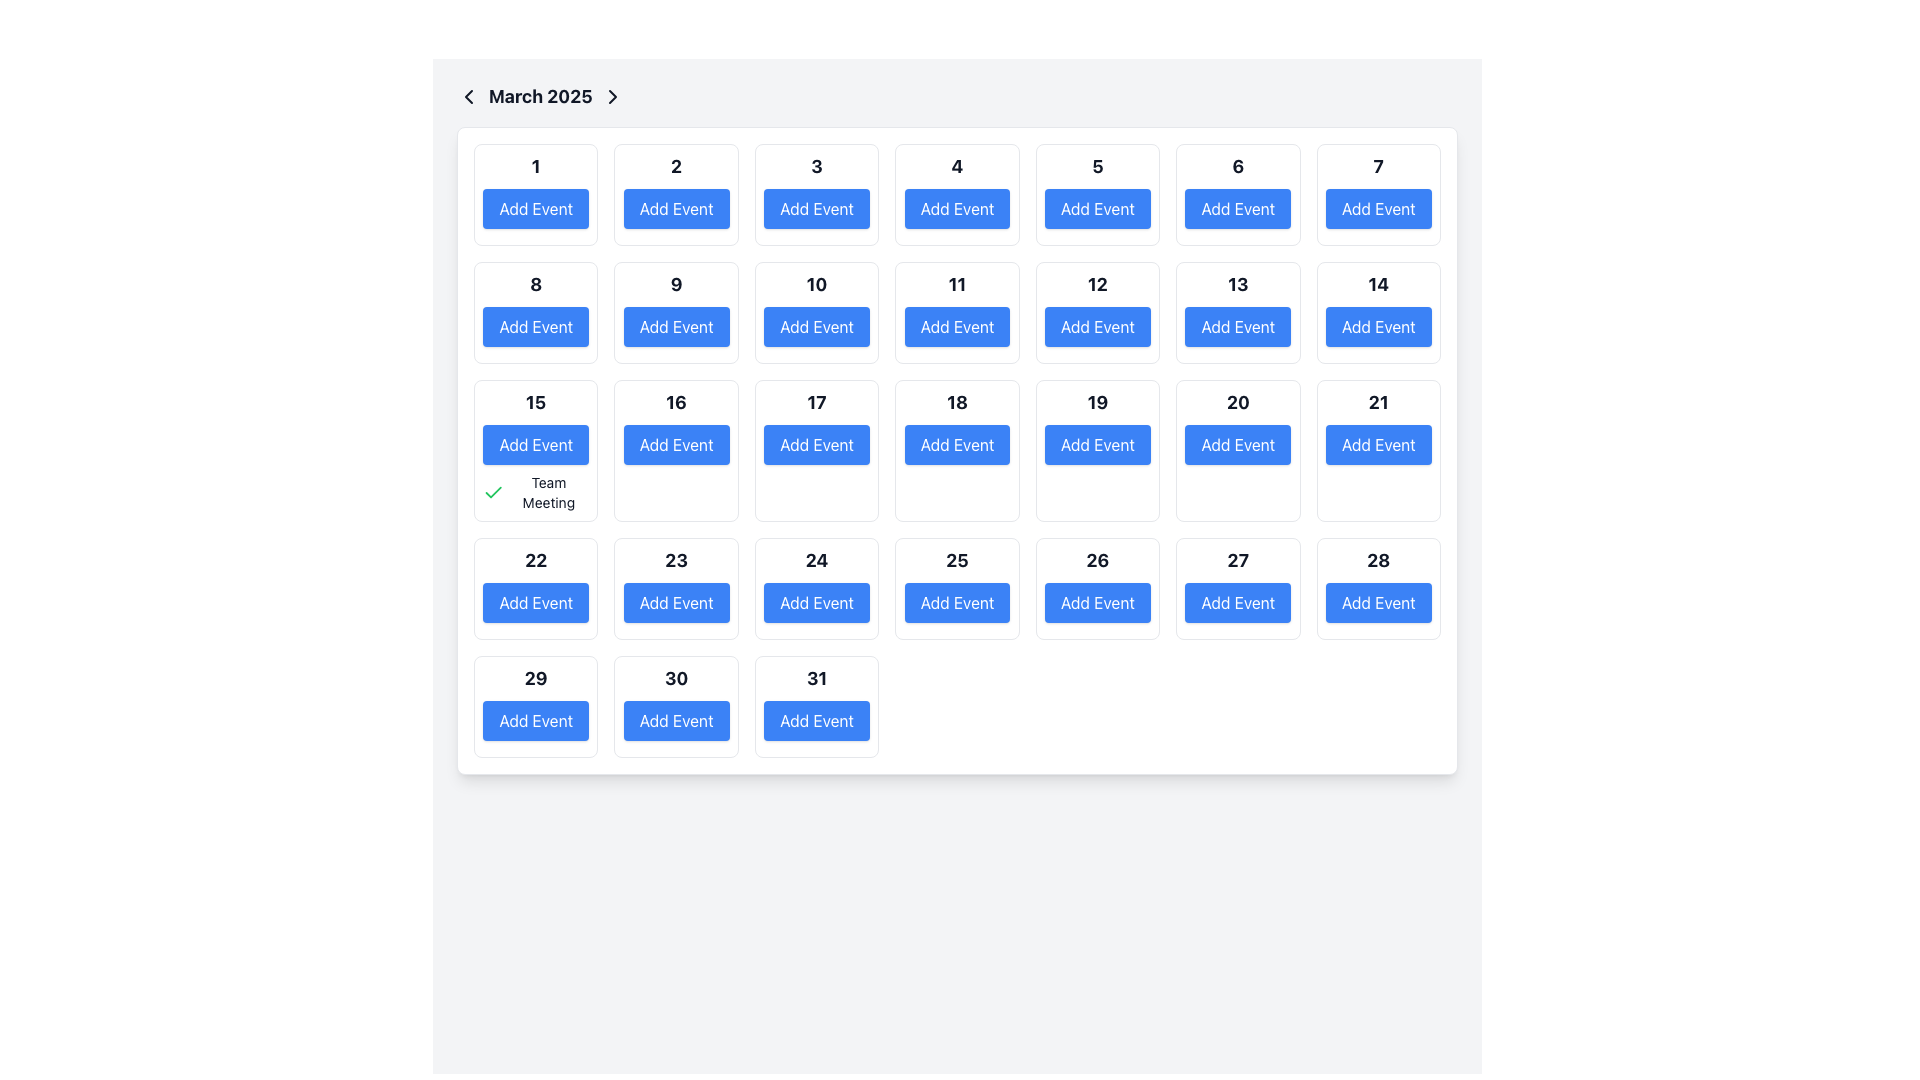 This screenshot has height=1080, width=1920. Describe the element at coordinates (1377, 451) in the screenshot. I see `day number displayed in the Calendar Day Cell, which shows the number '21' in large, bold text` at that location.